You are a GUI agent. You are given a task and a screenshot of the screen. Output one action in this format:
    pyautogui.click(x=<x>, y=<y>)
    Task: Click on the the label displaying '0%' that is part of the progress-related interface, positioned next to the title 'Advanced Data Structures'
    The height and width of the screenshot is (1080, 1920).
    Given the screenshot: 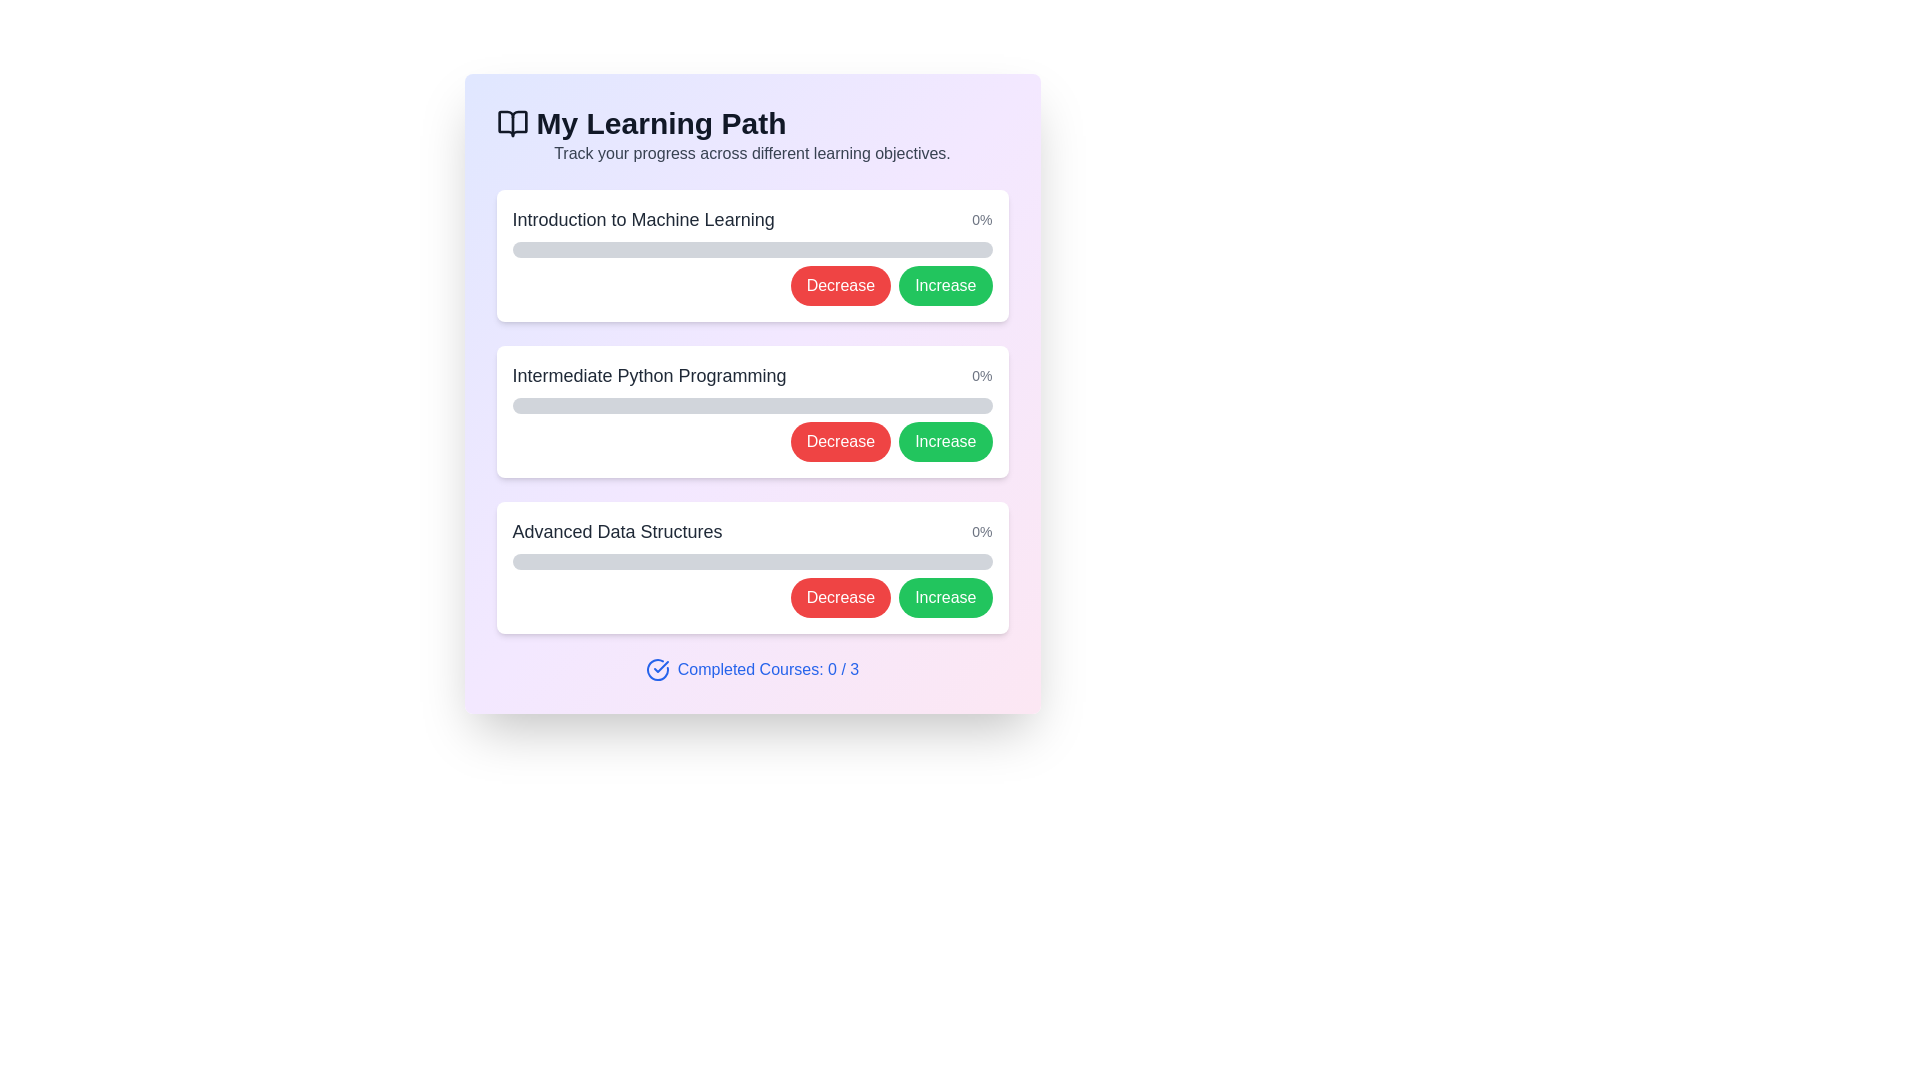 What is the action you would take?
    pyautogui.click(x=982, y=531)
    